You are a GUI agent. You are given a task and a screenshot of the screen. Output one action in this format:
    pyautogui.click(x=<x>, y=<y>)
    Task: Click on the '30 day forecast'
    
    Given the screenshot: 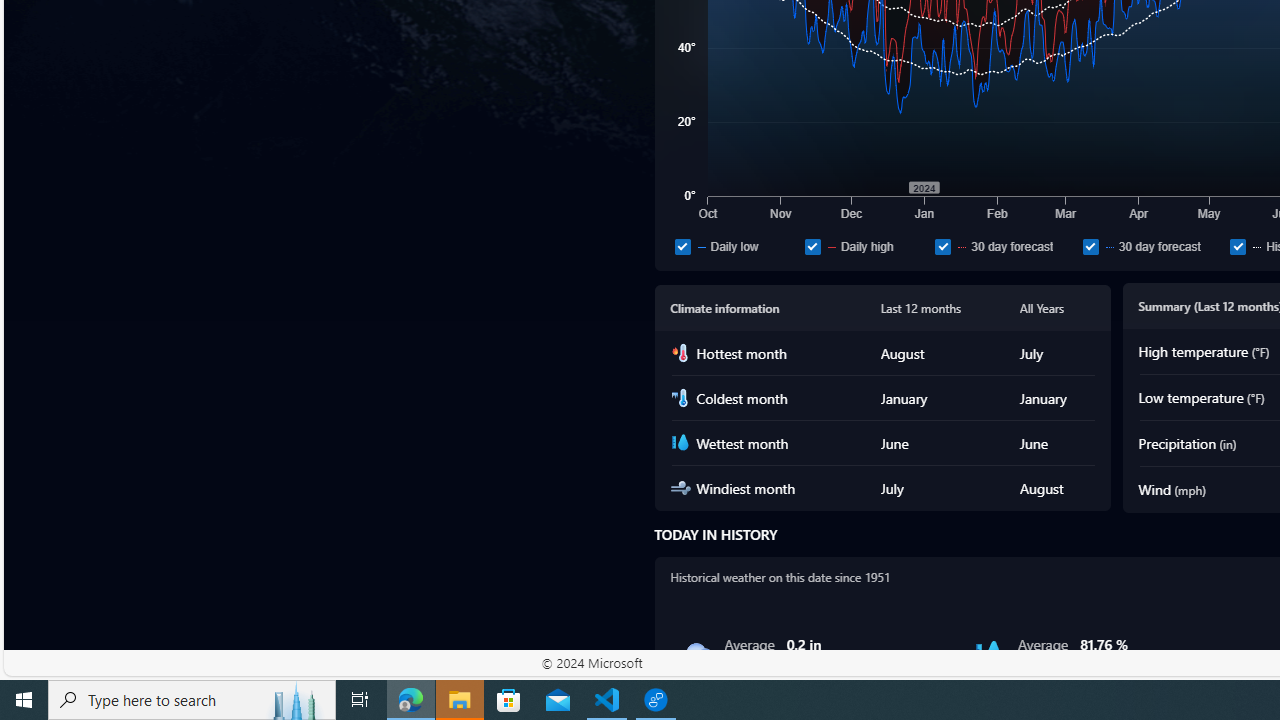 What is the action you would take?
    pyautogui.click(x=1089, y=245)
    